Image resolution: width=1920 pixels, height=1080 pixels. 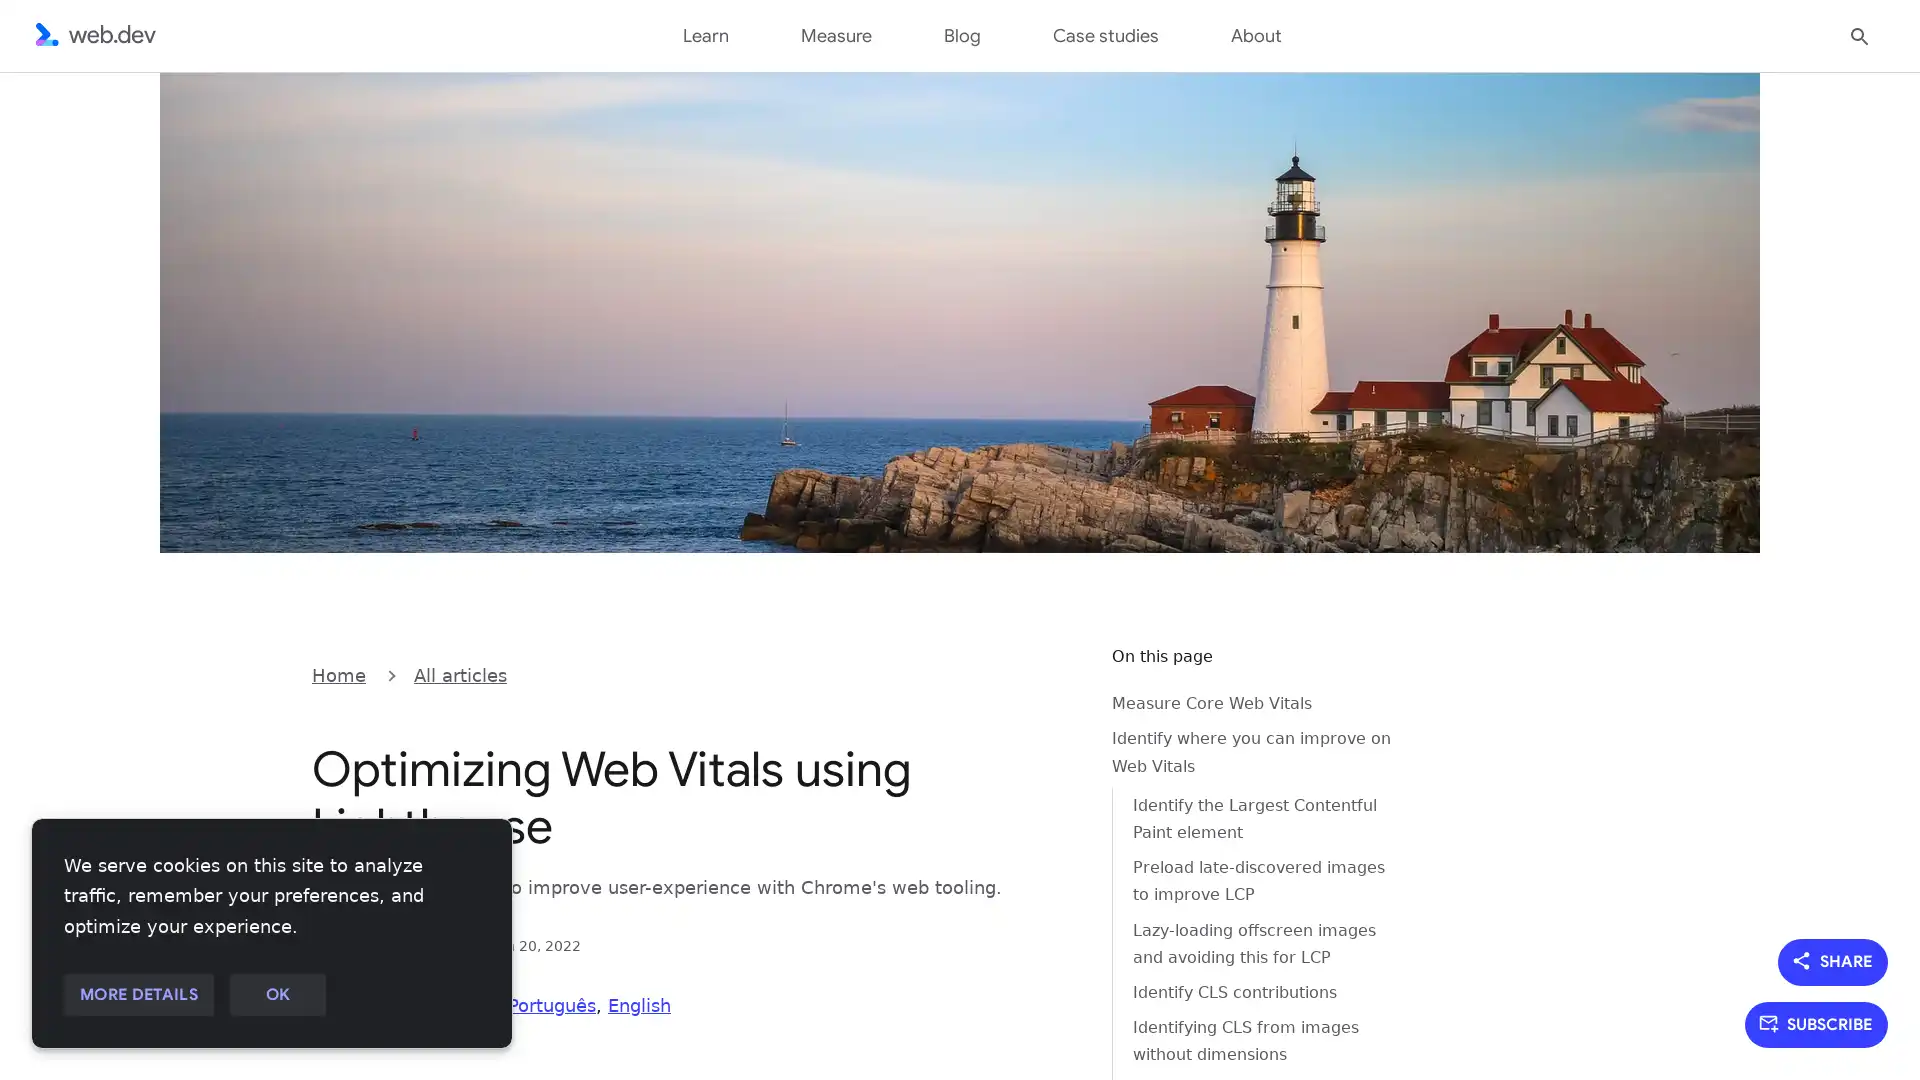 What do you see at coordinates (1859, 34) in the screenshot?
I see `Open search` at bounding box center [1859, 34].